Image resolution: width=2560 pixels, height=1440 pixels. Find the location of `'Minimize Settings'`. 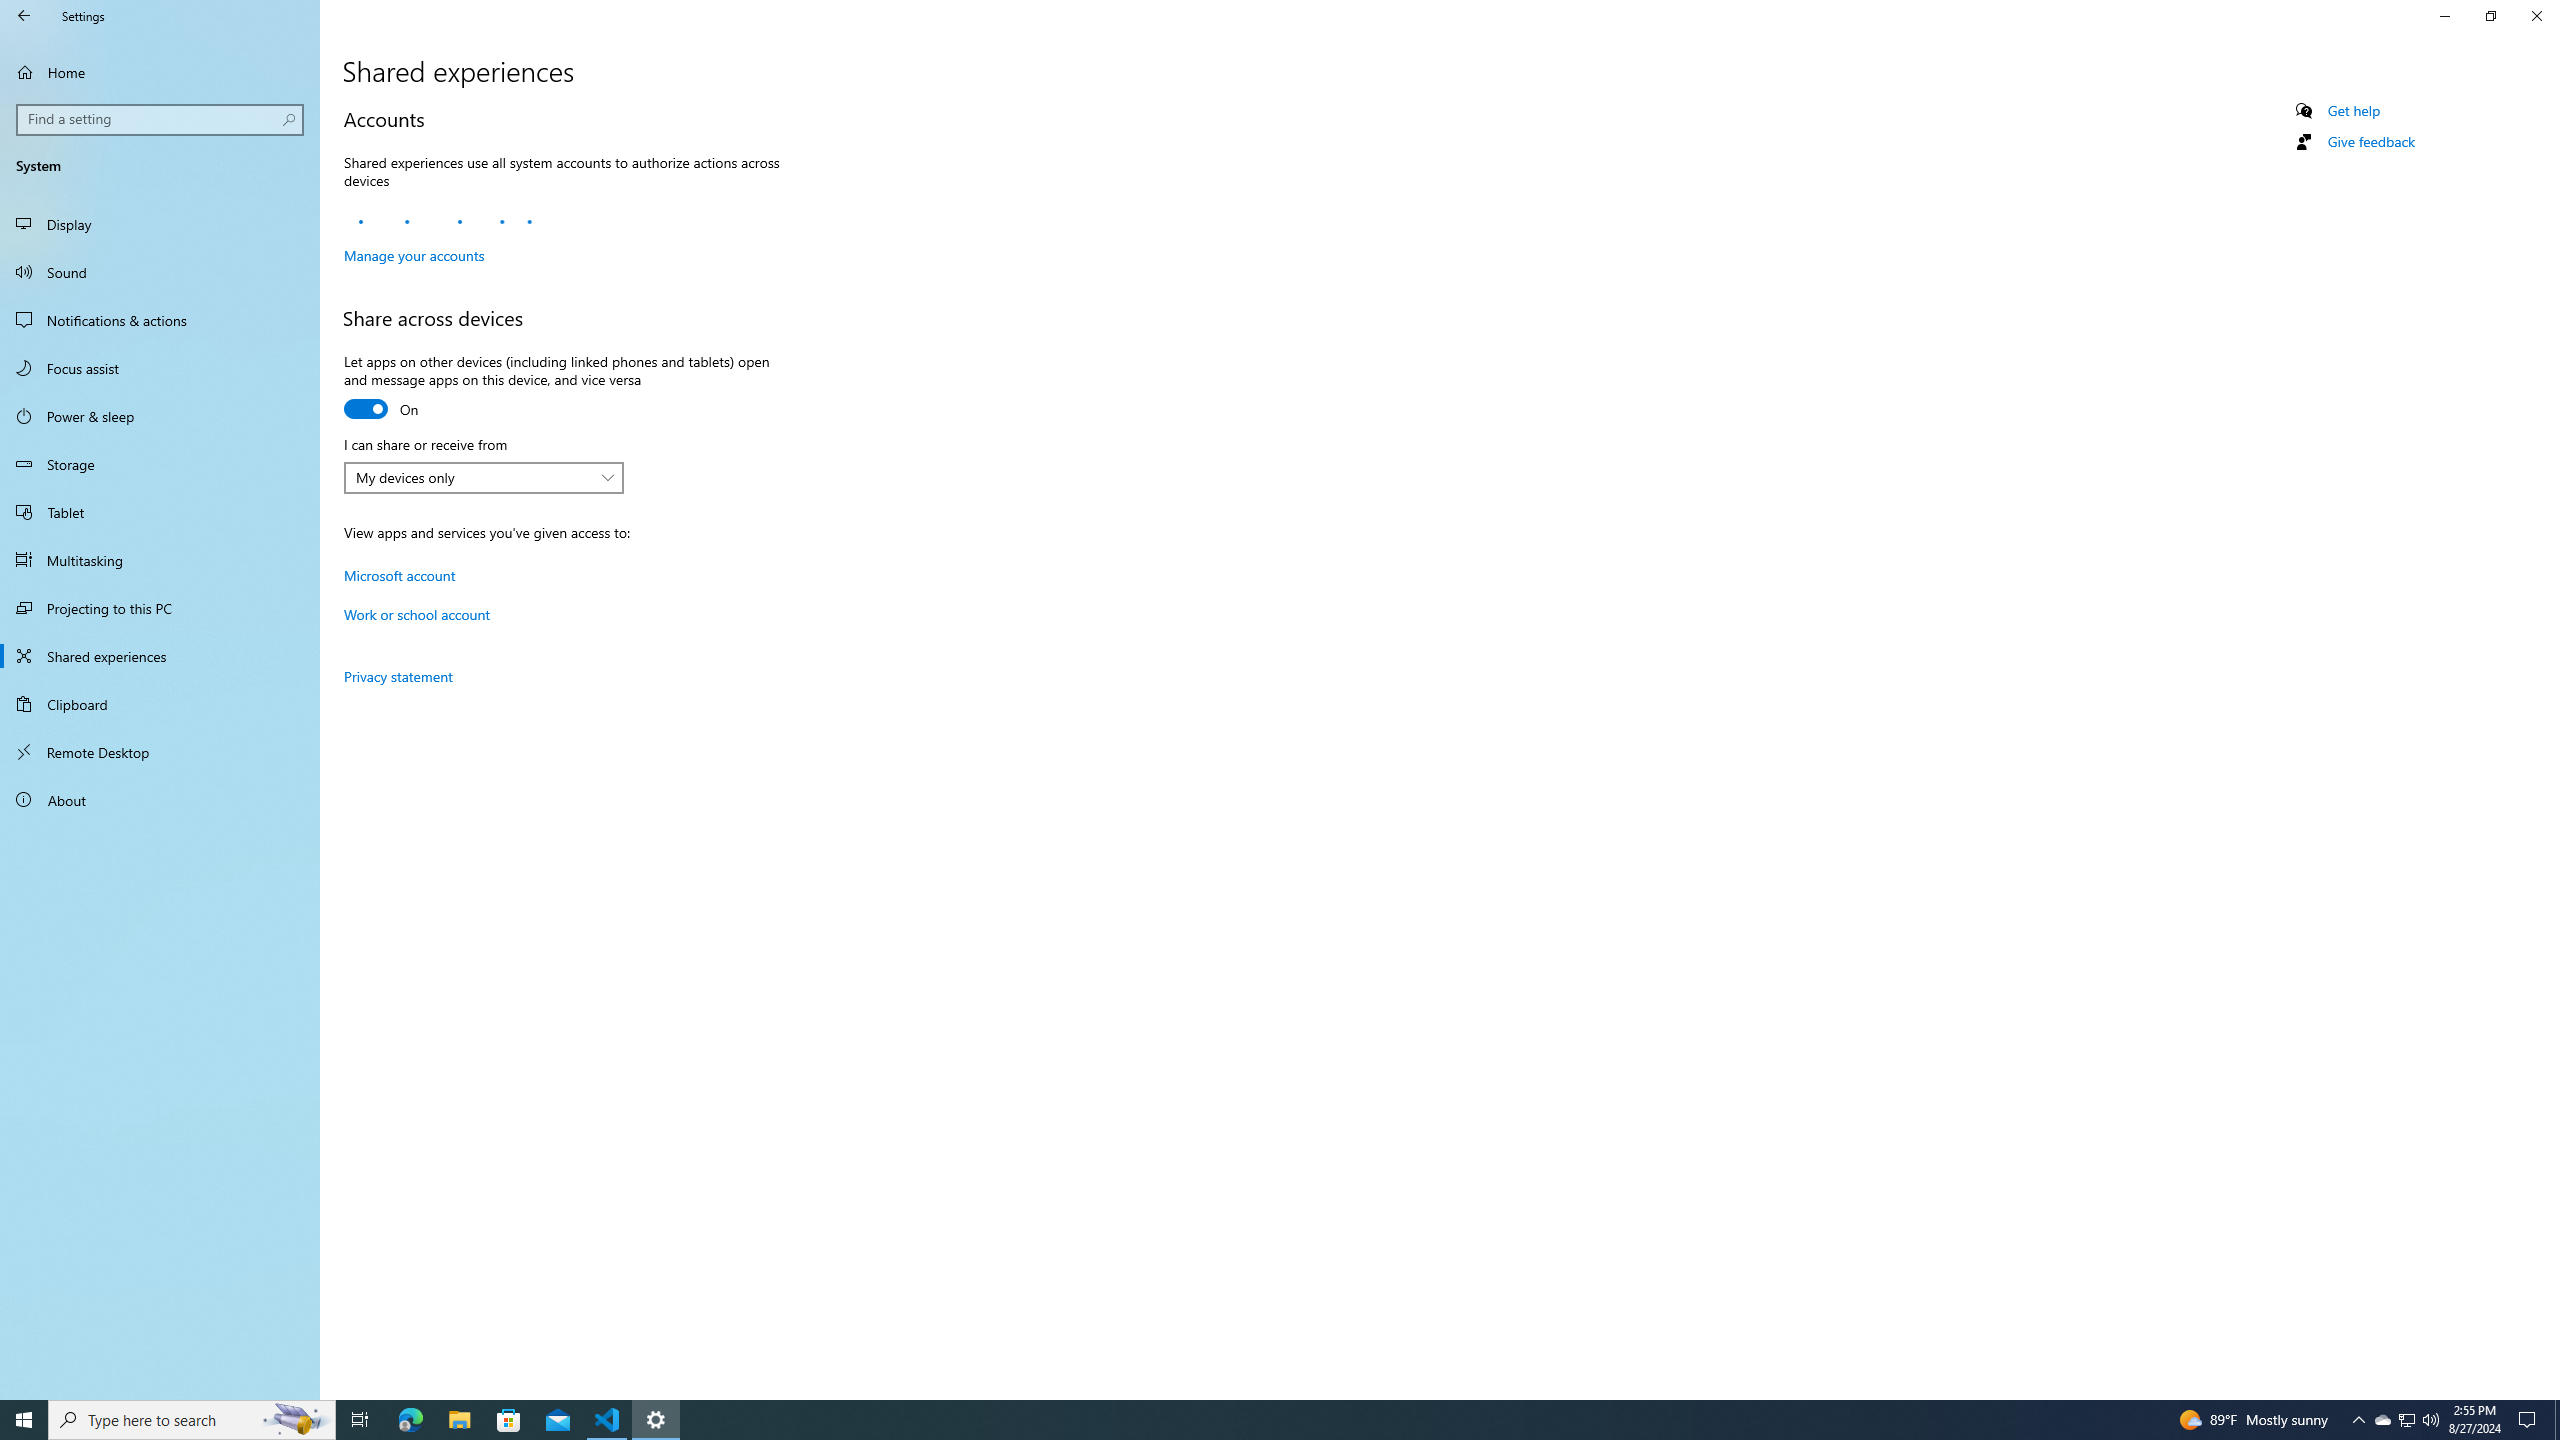

'Minimize Settings' is located at coordinates (2443, 15).